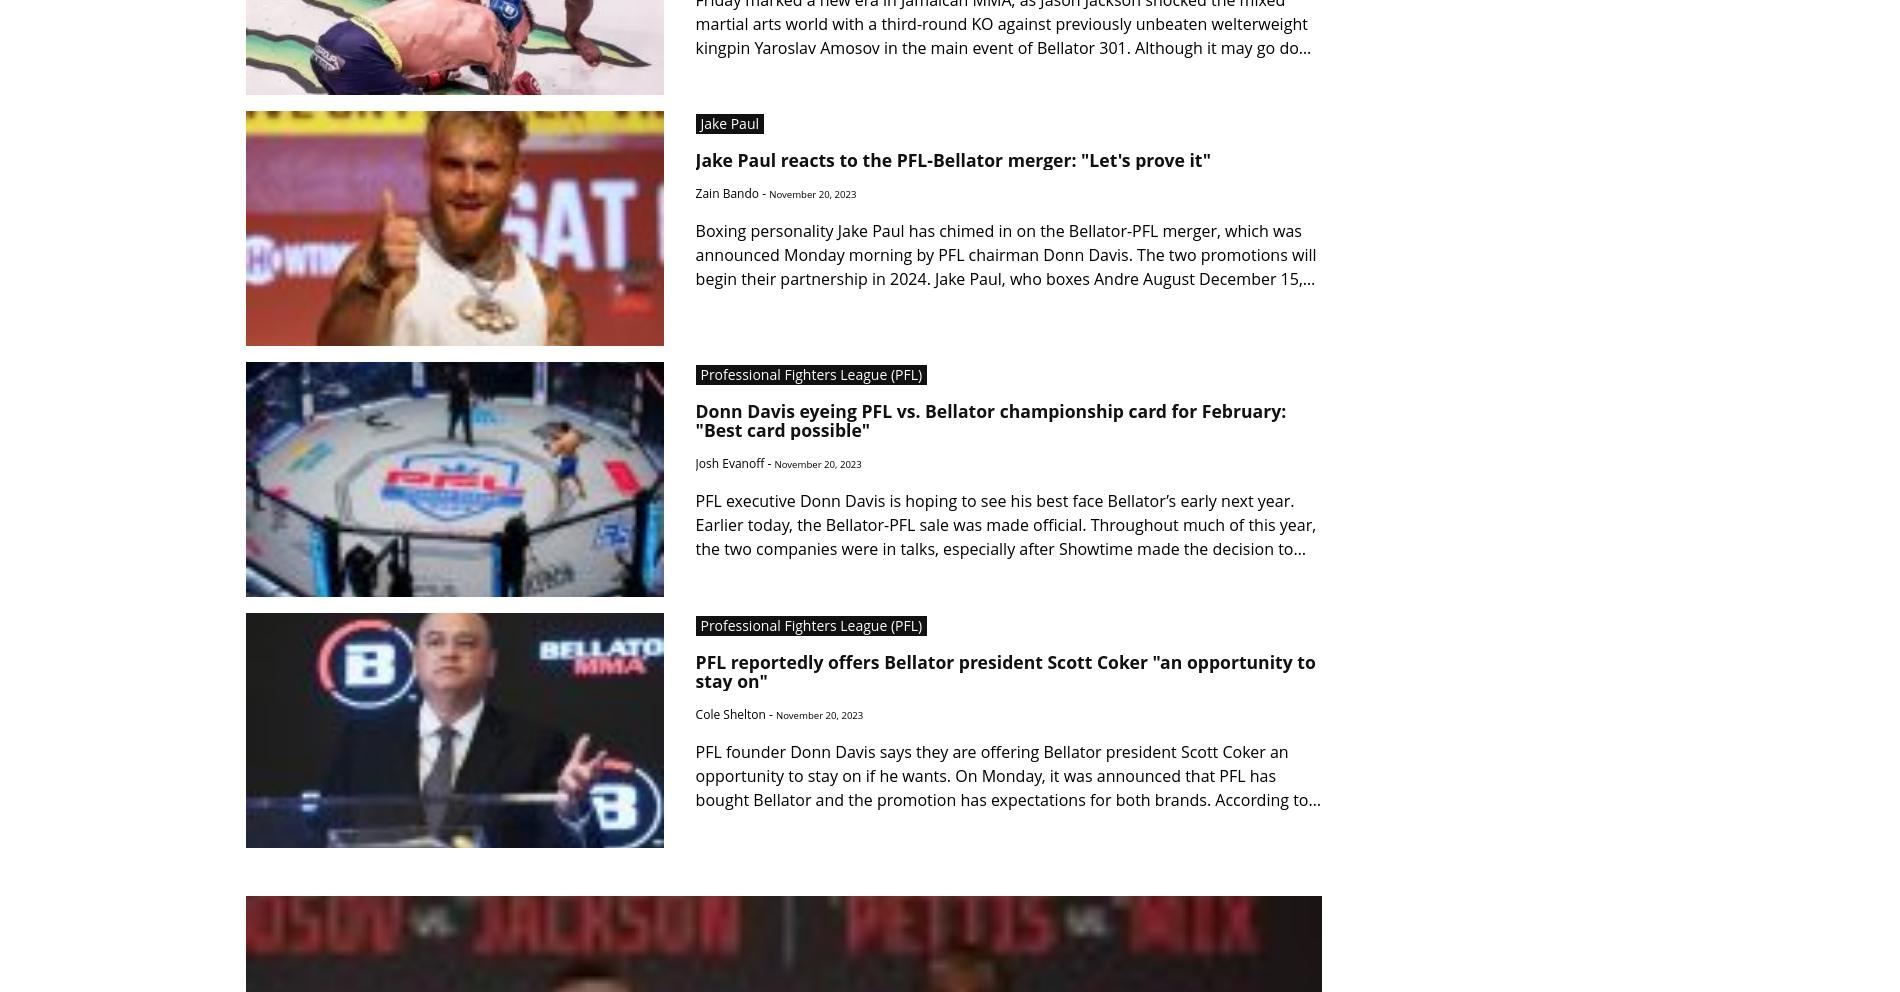 This screenshot has width=1900, height=992. I want to click on 'Zain Bando -', so click(731, 192).